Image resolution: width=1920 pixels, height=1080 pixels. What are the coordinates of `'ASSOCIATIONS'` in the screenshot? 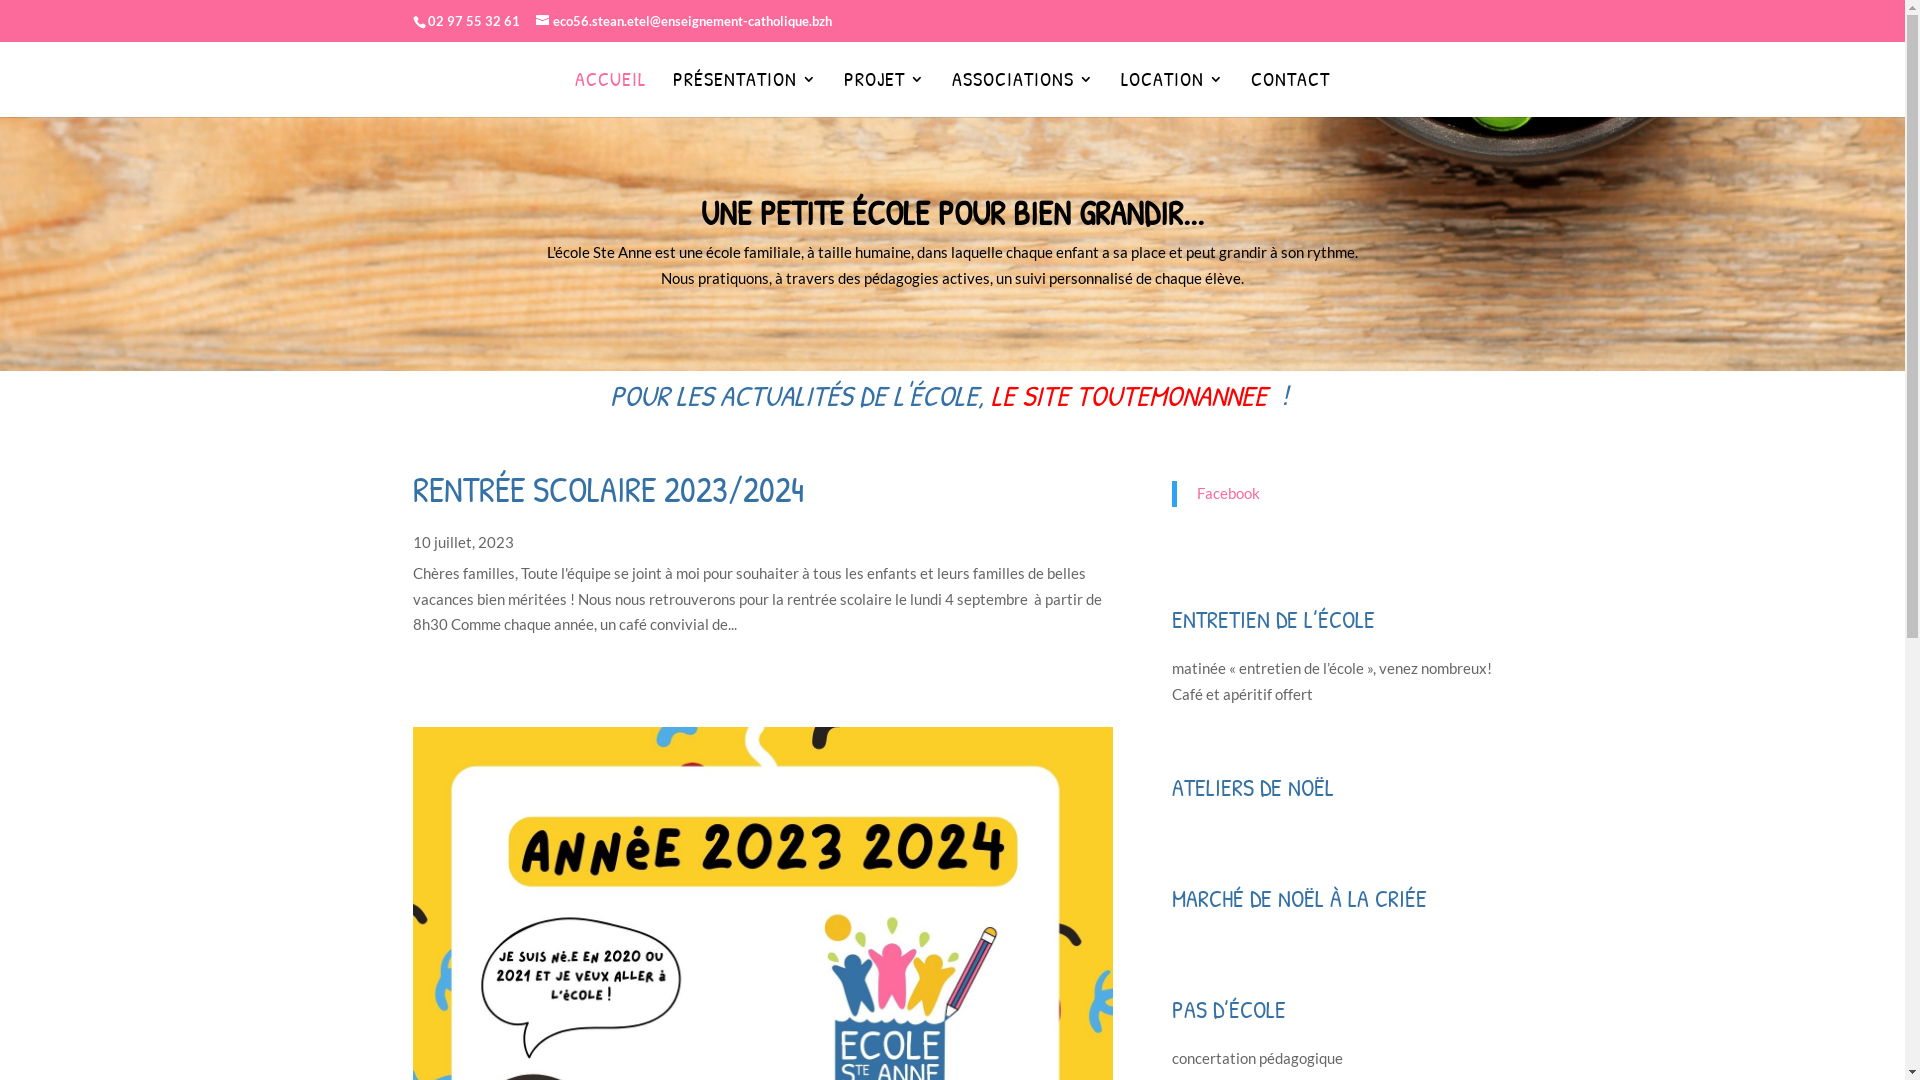 It's located at (950, 88).